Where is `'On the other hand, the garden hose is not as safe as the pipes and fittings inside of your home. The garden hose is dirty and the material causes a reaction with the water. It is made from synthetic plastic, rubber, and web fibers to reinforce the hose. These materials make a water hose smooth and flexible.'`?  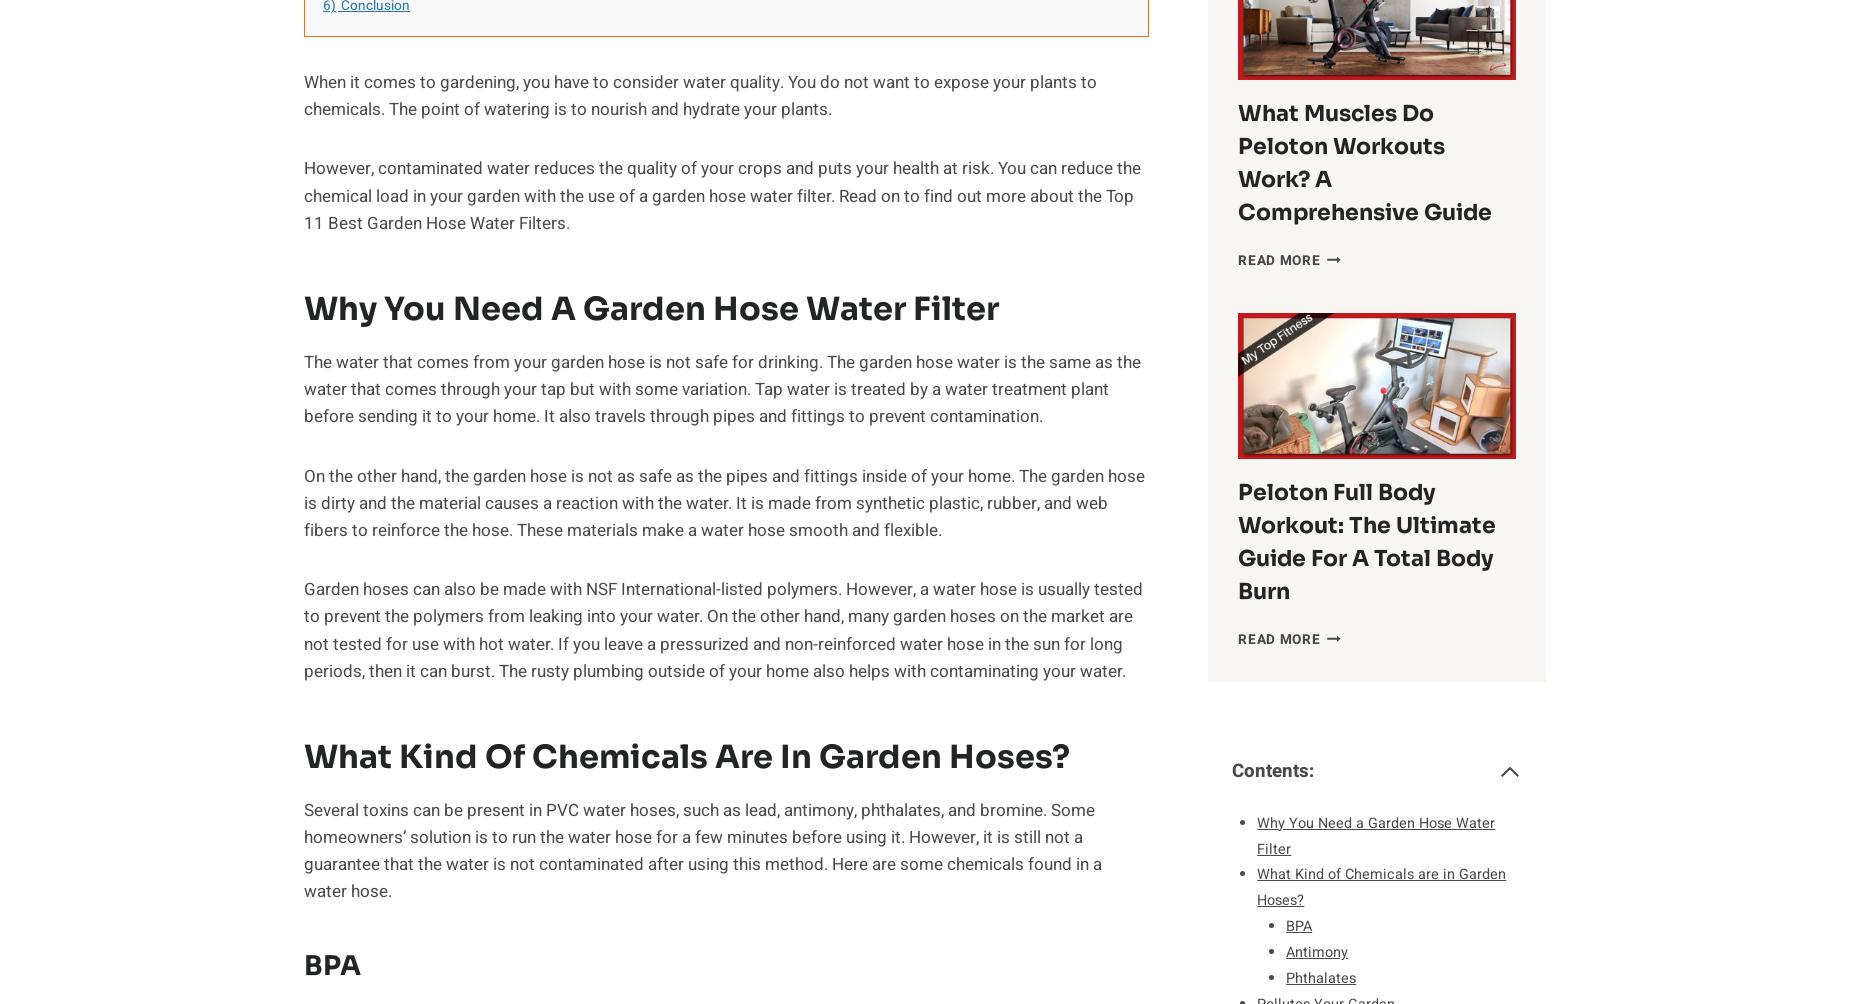 'On the other hand, the garden hose is not as safe as the pipes and fittings inside of your home. The garden hose is dirty and the material causes a reaction with the water. It is made from synthetic plastic, rubber, and web fibers to reinforce the hose. These materials make a water hose smooth and flexible.' is located at coordinates (724, 502).